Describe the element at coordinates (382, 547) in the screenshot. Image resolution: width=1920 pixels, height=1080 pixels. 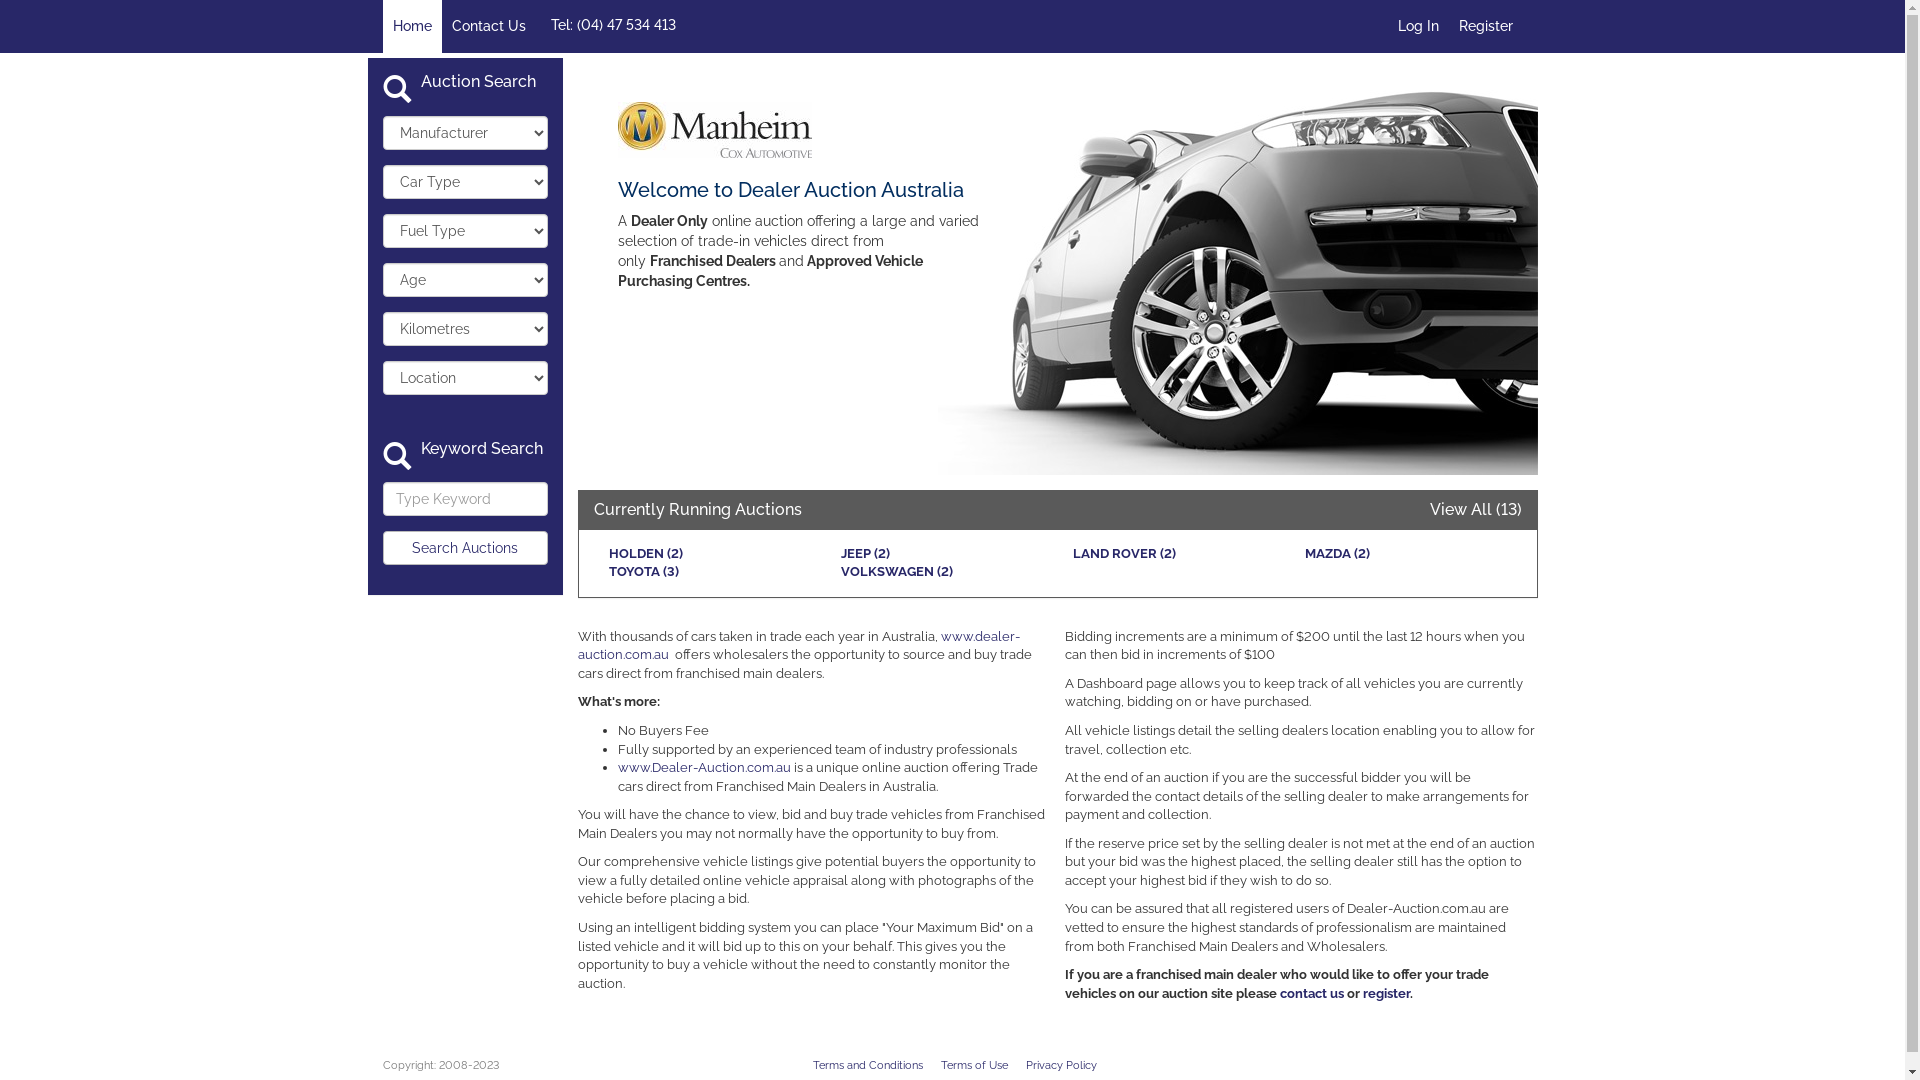
I see `'Search Auctions'` at that location.